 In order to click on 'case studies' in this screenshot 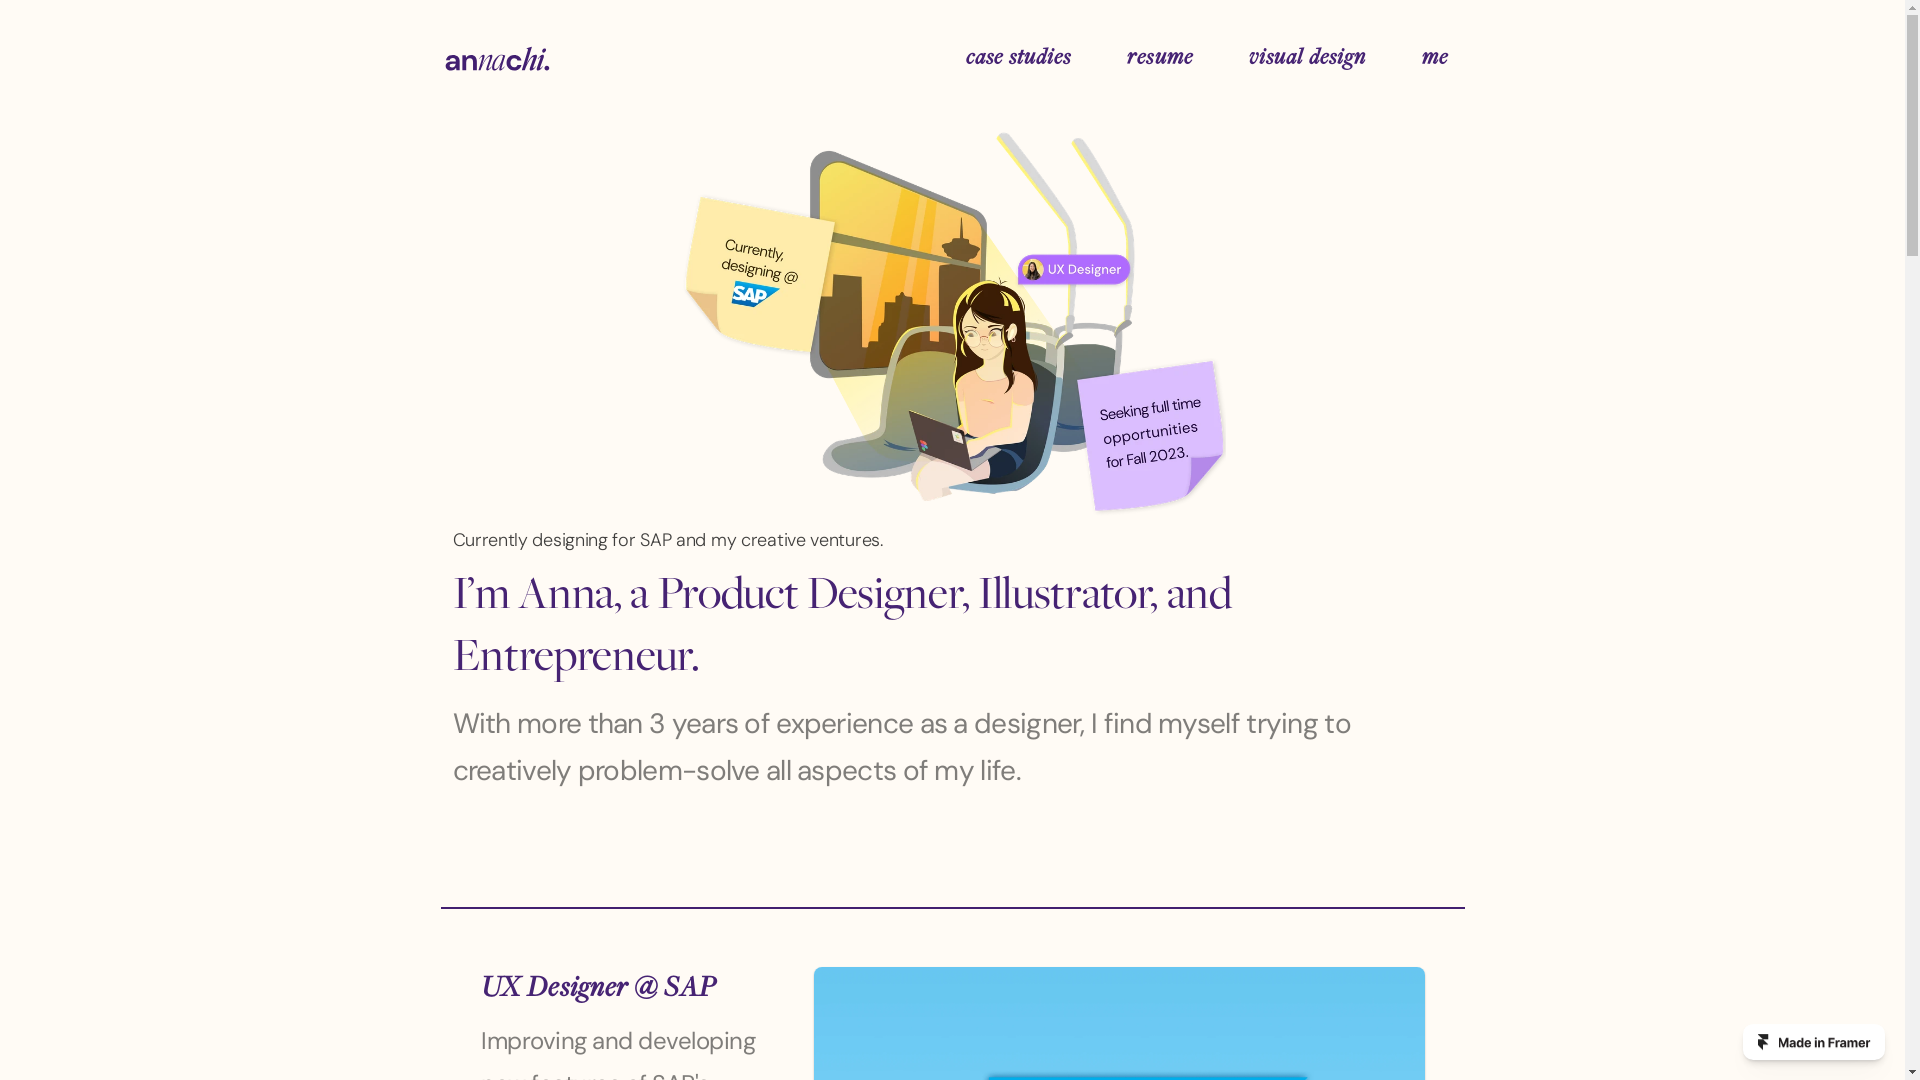, I will do `click(953, 57)`.